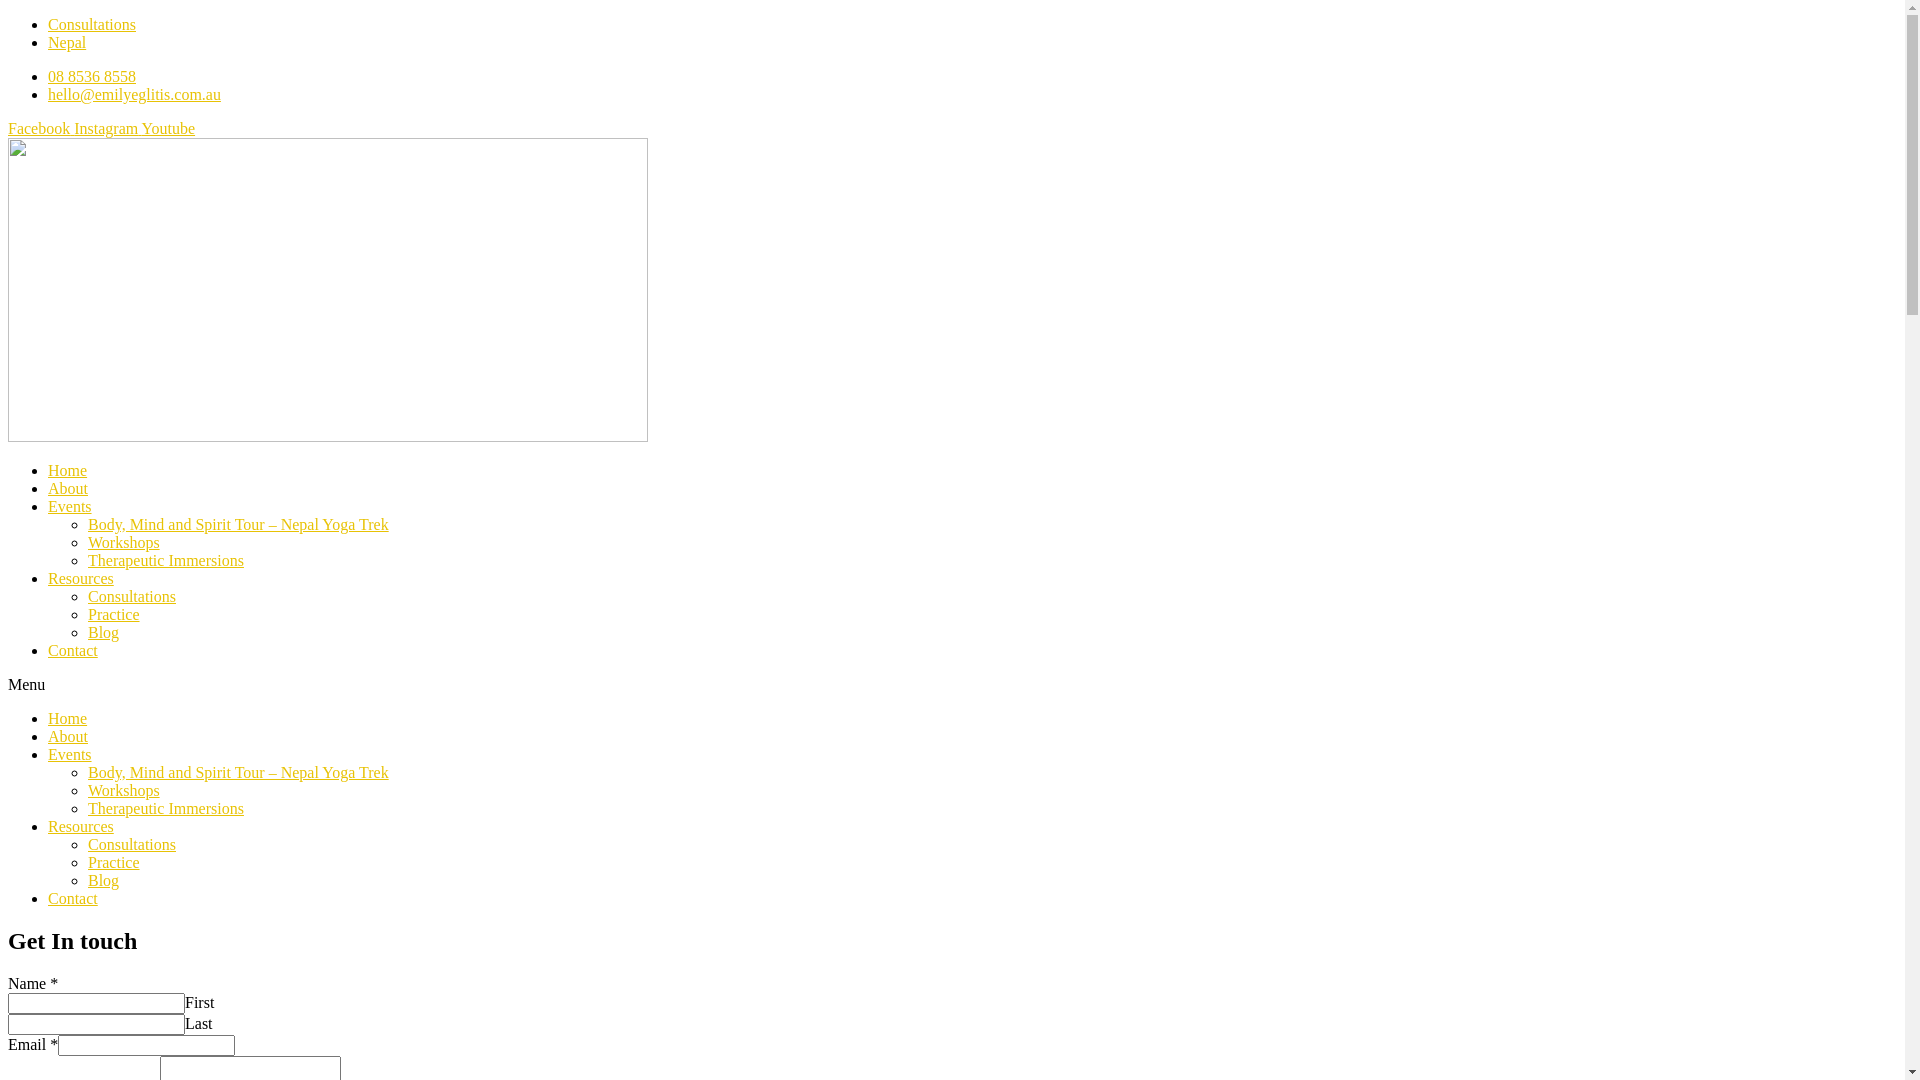 The image size is (1920, 1080). What do you see at coordinates (48, 94) in the screenshot?
I see `'hello@emilyeglitis.com.au'` at bounding box center [48, 94].